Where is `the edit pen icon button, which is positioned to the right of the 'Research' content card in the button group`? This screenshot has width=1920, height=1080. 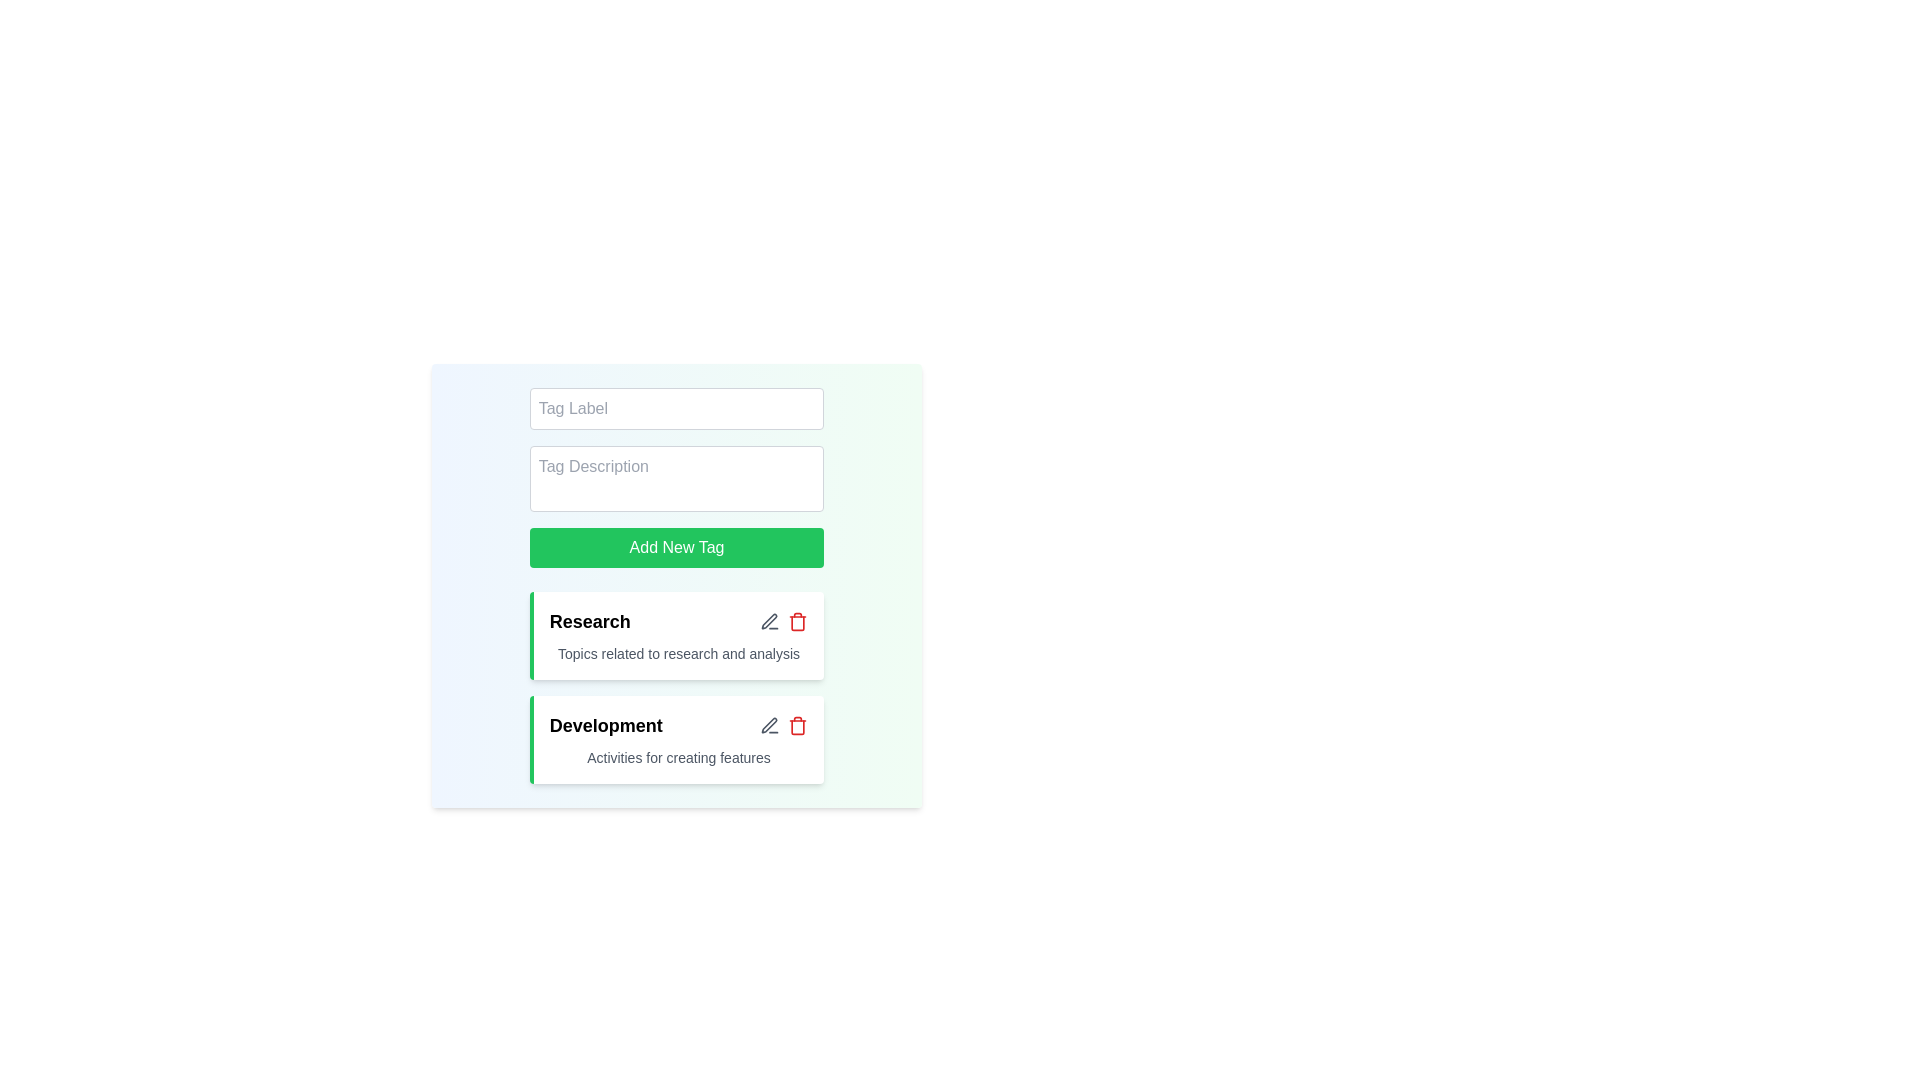
the edit pen icon button, which is positioned to the right of the 'Research' content card in the button group is located at coordinates (769, 620).